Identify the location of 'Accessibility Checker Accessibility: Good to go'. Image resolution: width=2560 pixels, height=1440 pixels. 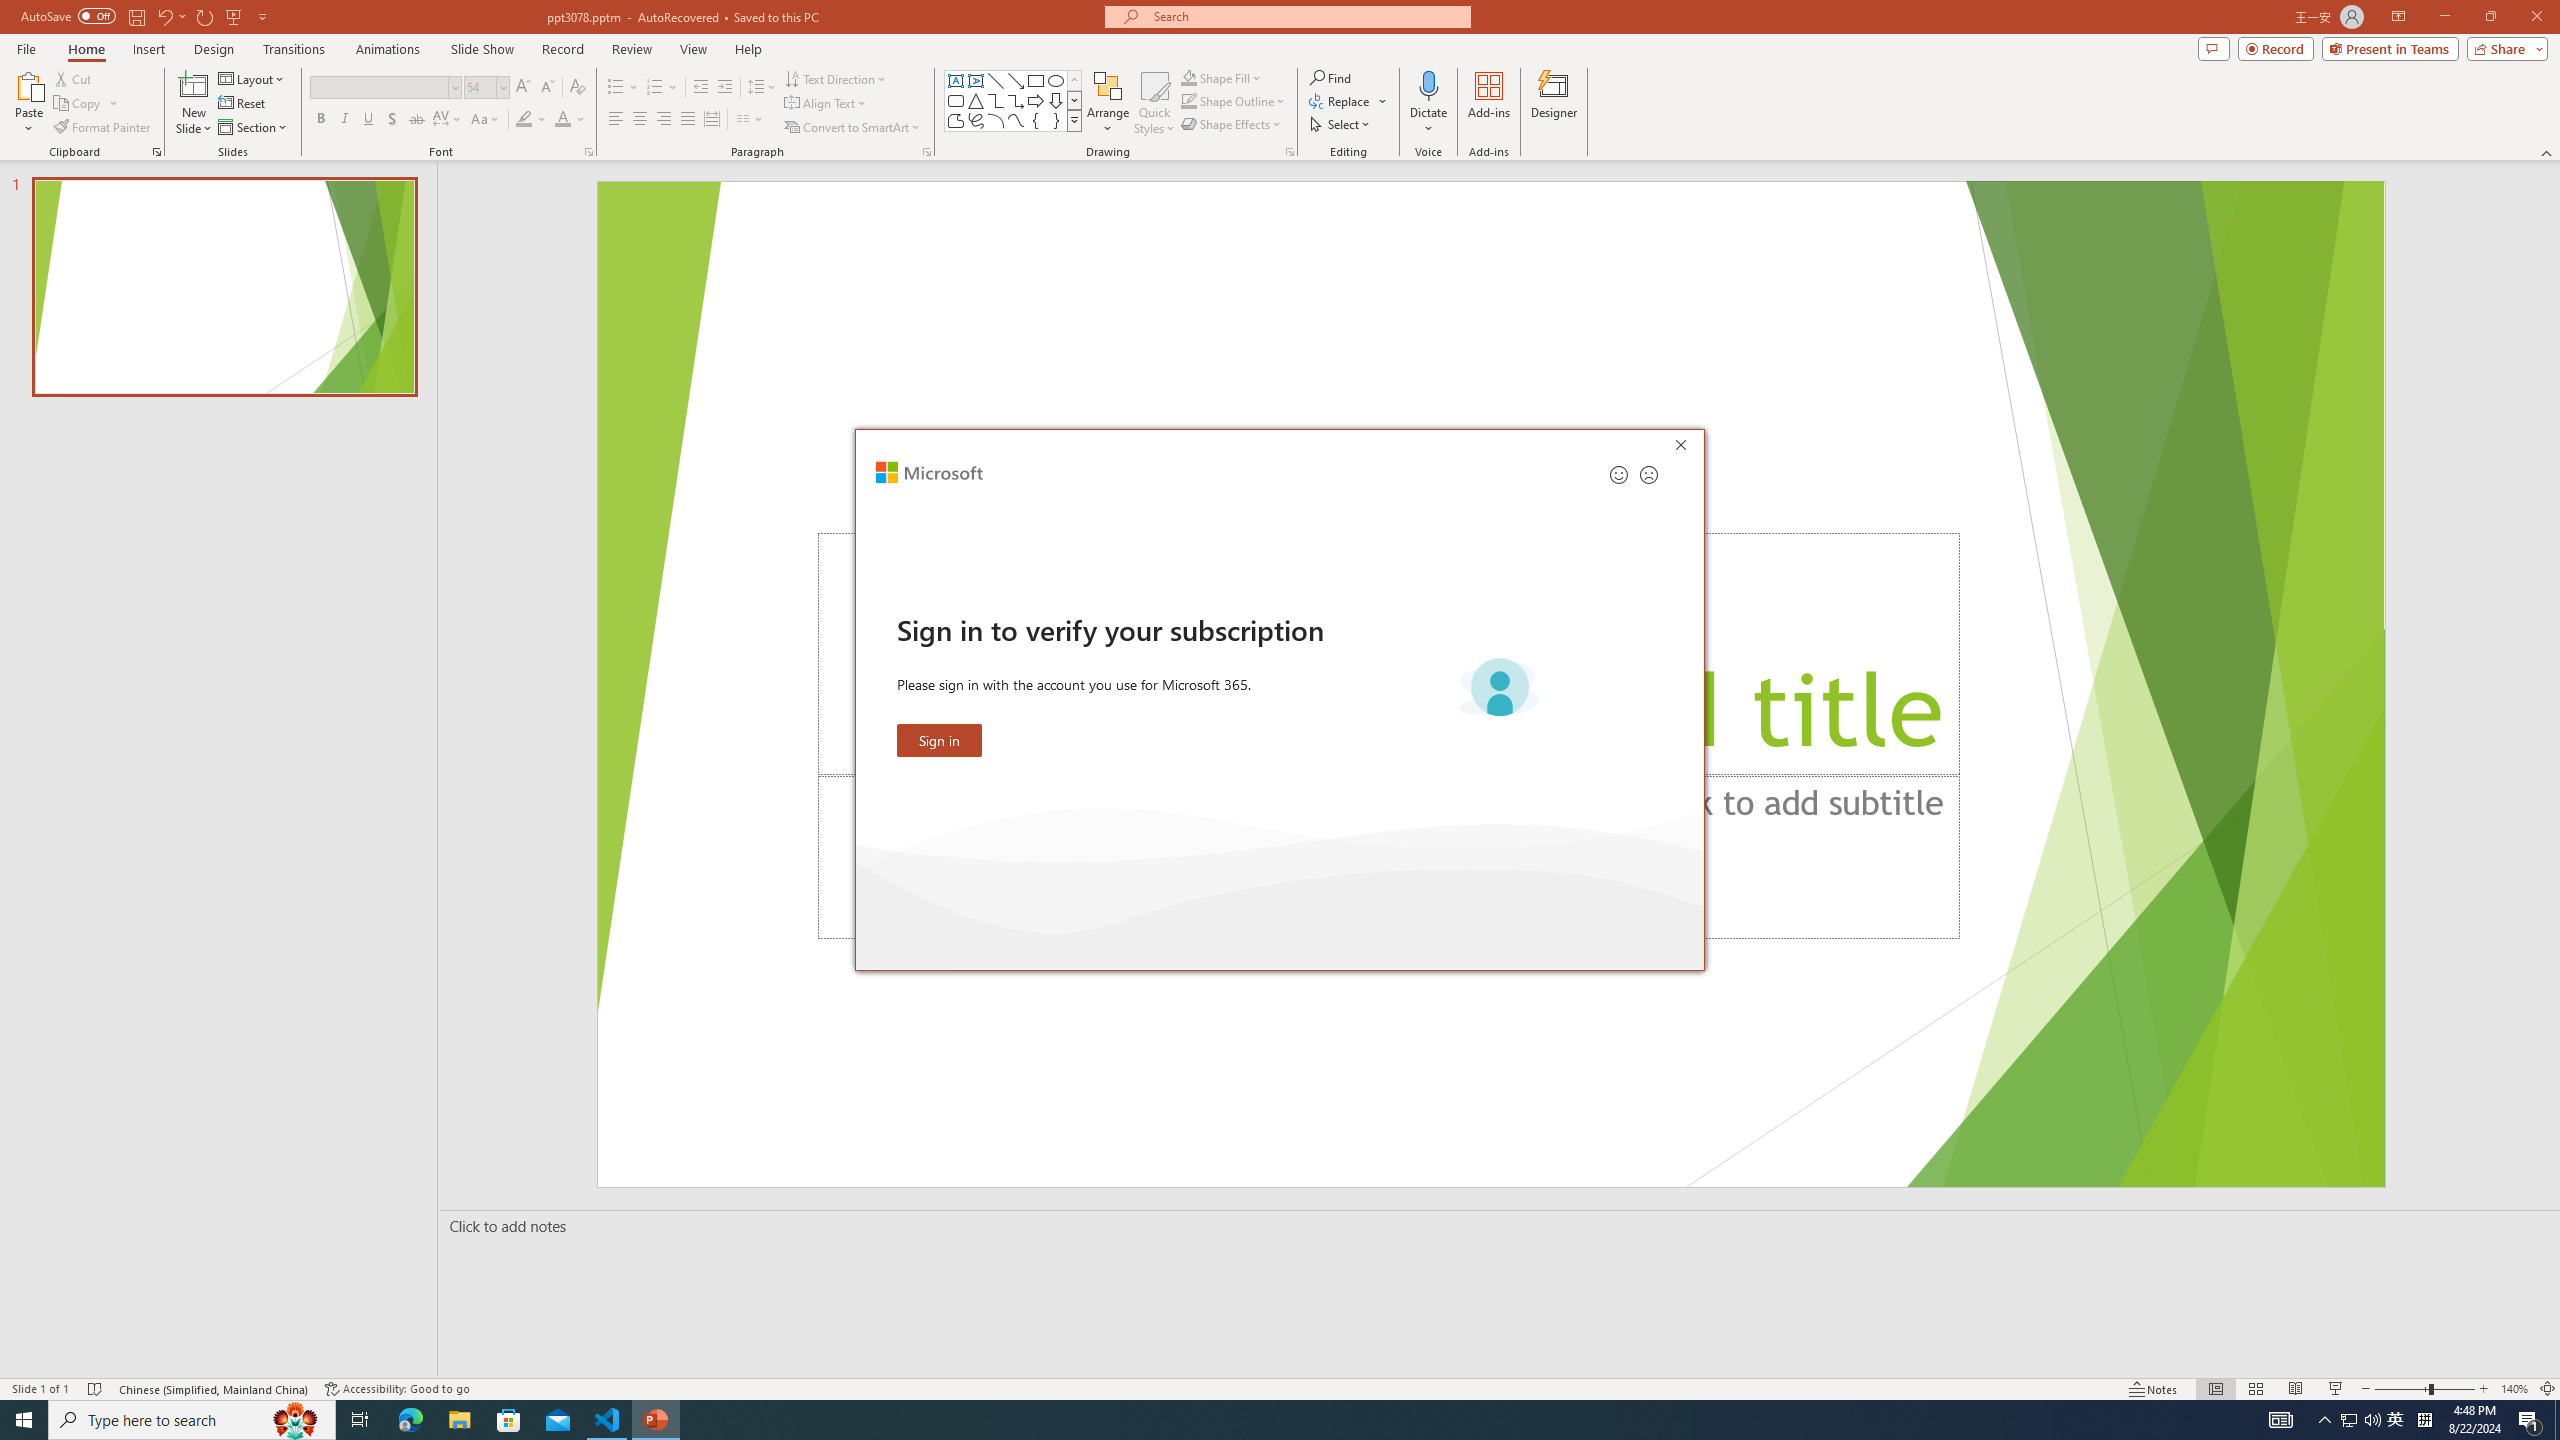
(398, 1389).